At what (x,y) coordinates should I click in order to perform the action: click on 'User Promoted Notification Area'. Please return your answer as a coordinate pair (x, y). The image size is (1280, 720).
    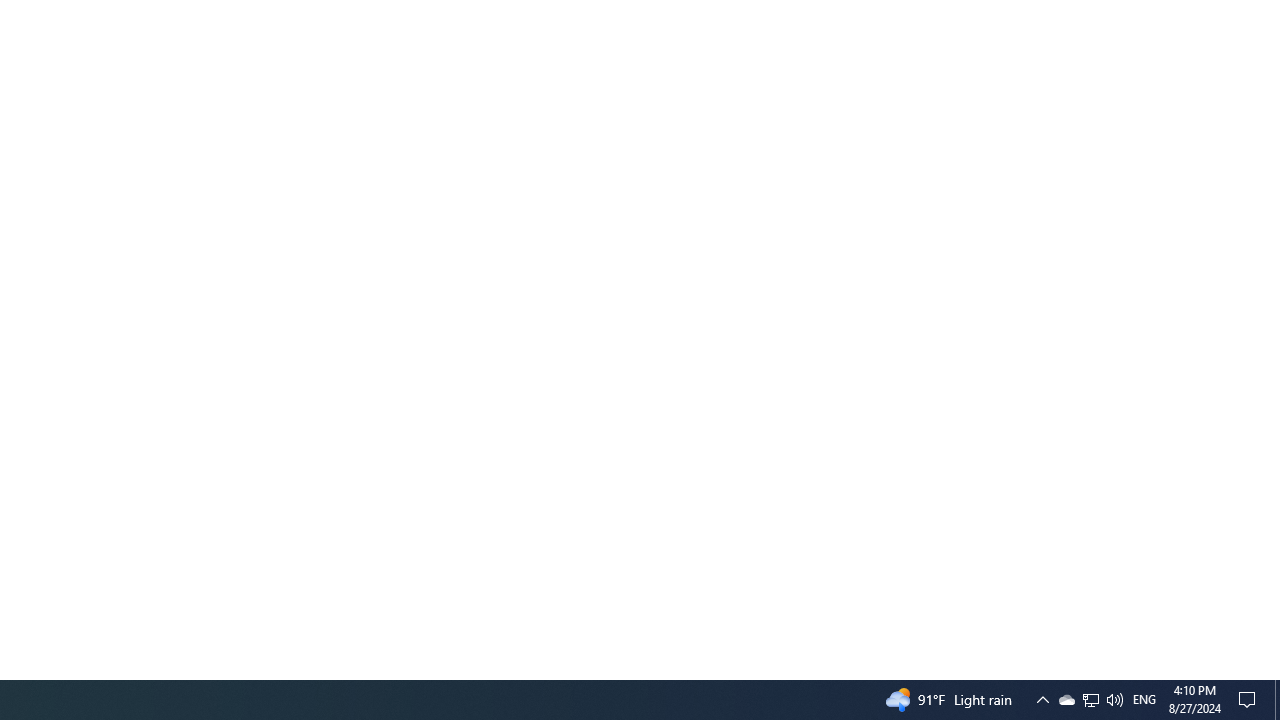
    Looking at the image, I should click on (1090, 698).